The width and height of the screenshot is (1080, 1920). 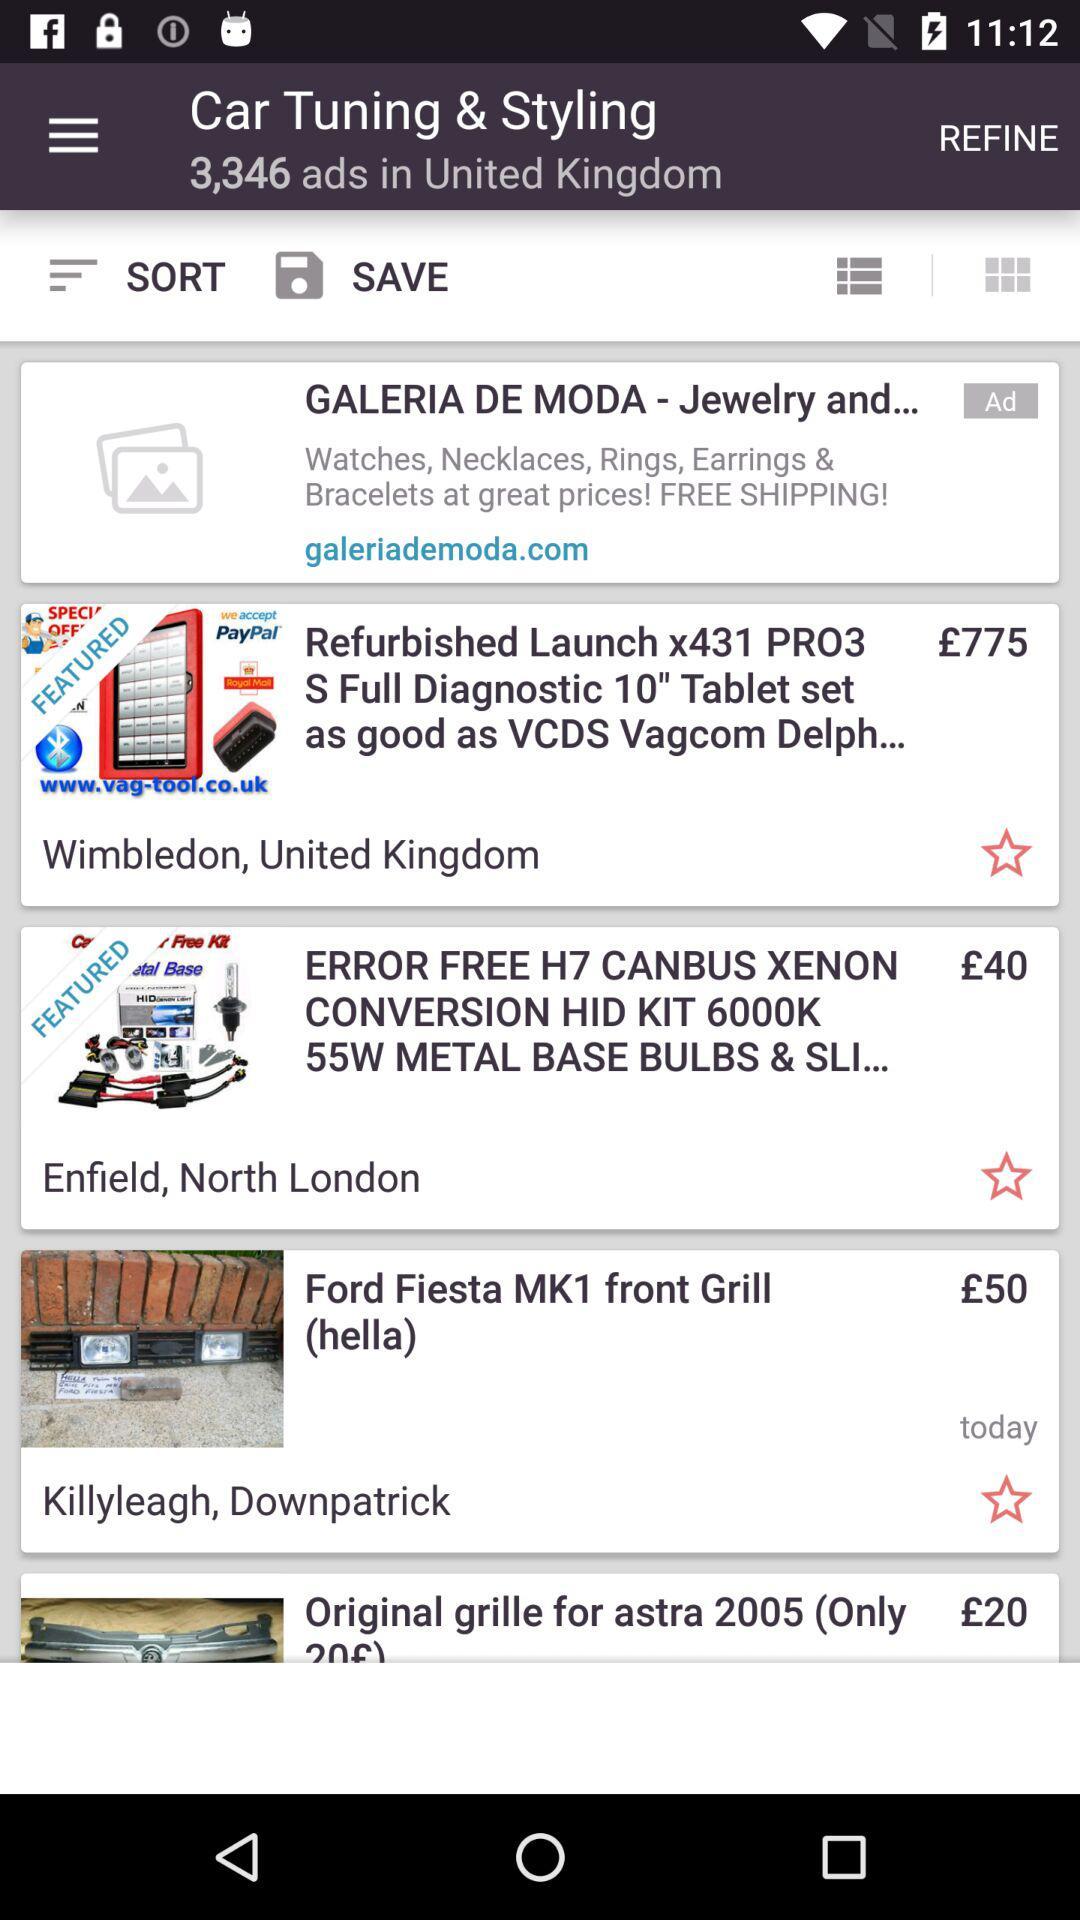 What do you see at coordinates (151, 471) in the screenshot?
I see `the first image below sort` at bounding box center [151, 471].